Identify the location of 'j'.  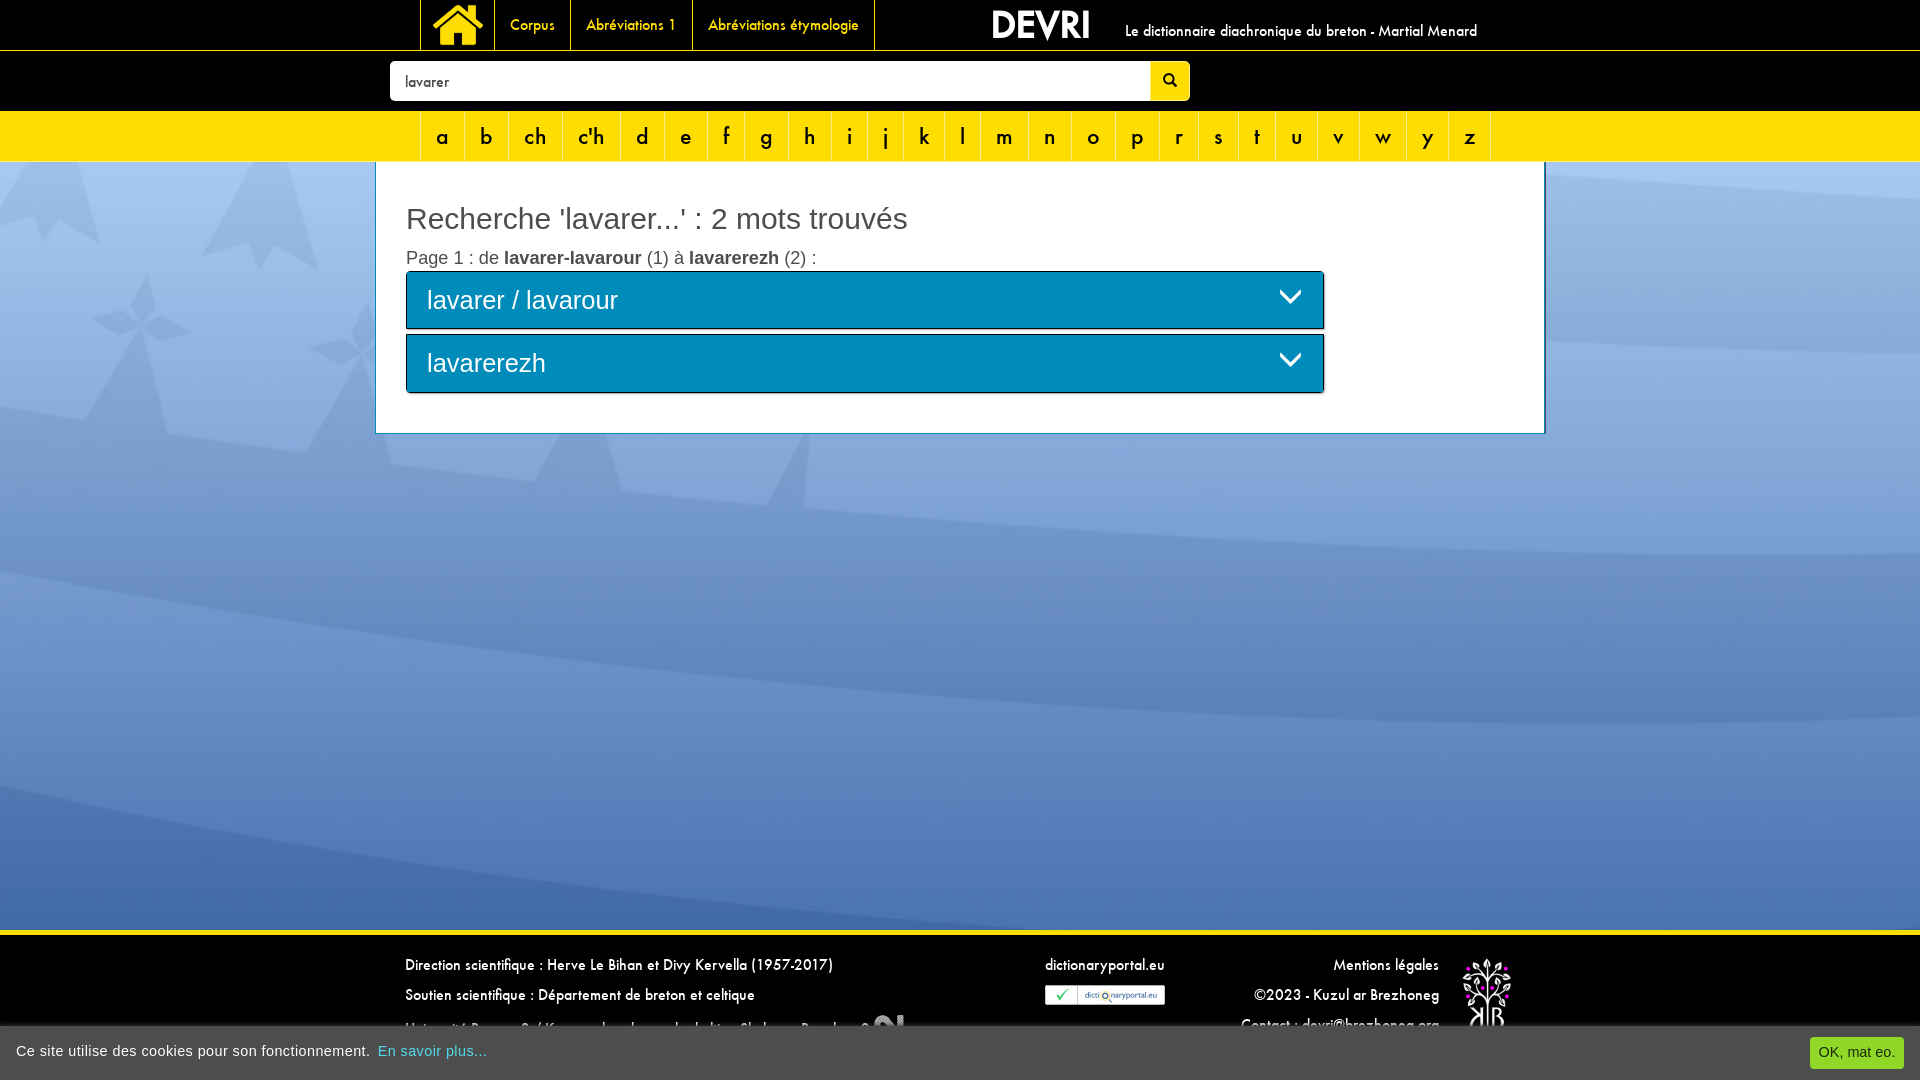
(885, 135).